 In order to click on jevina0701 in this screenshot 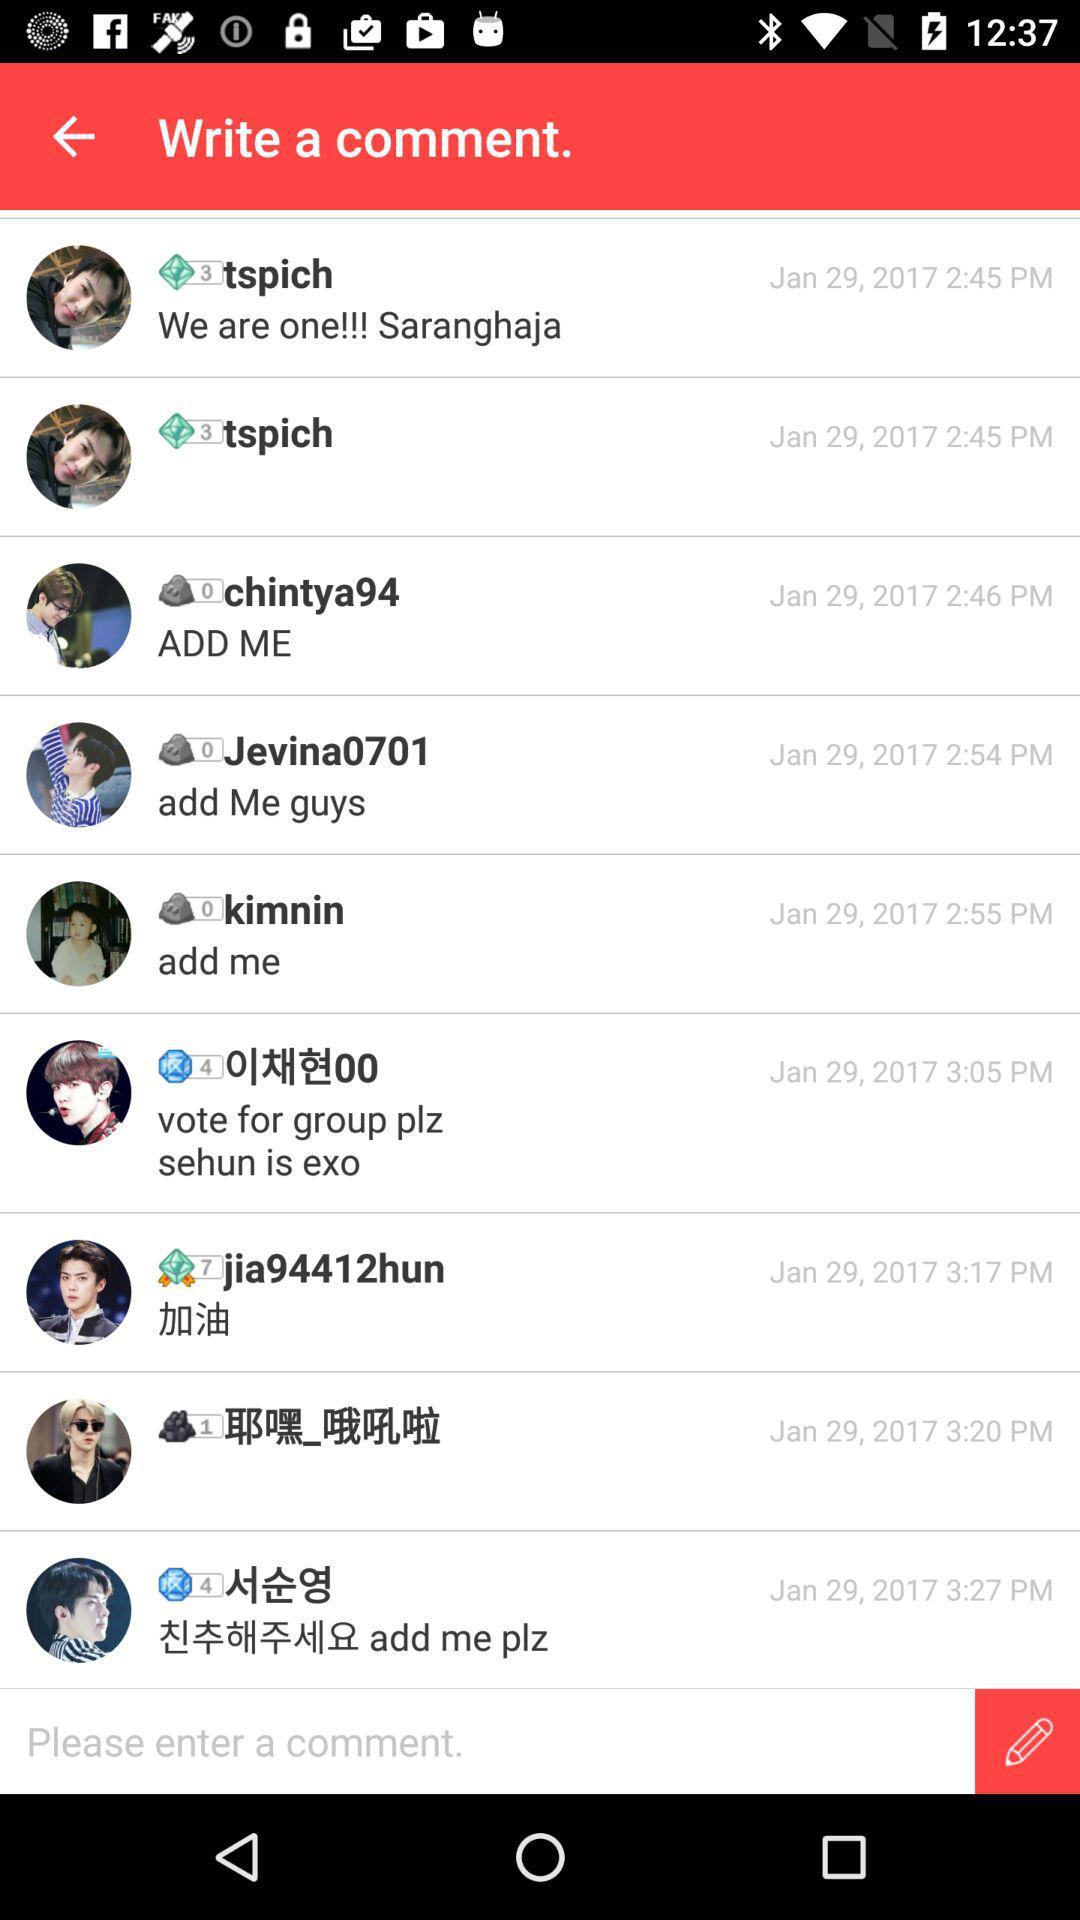, I will do `click(489, 748)`.